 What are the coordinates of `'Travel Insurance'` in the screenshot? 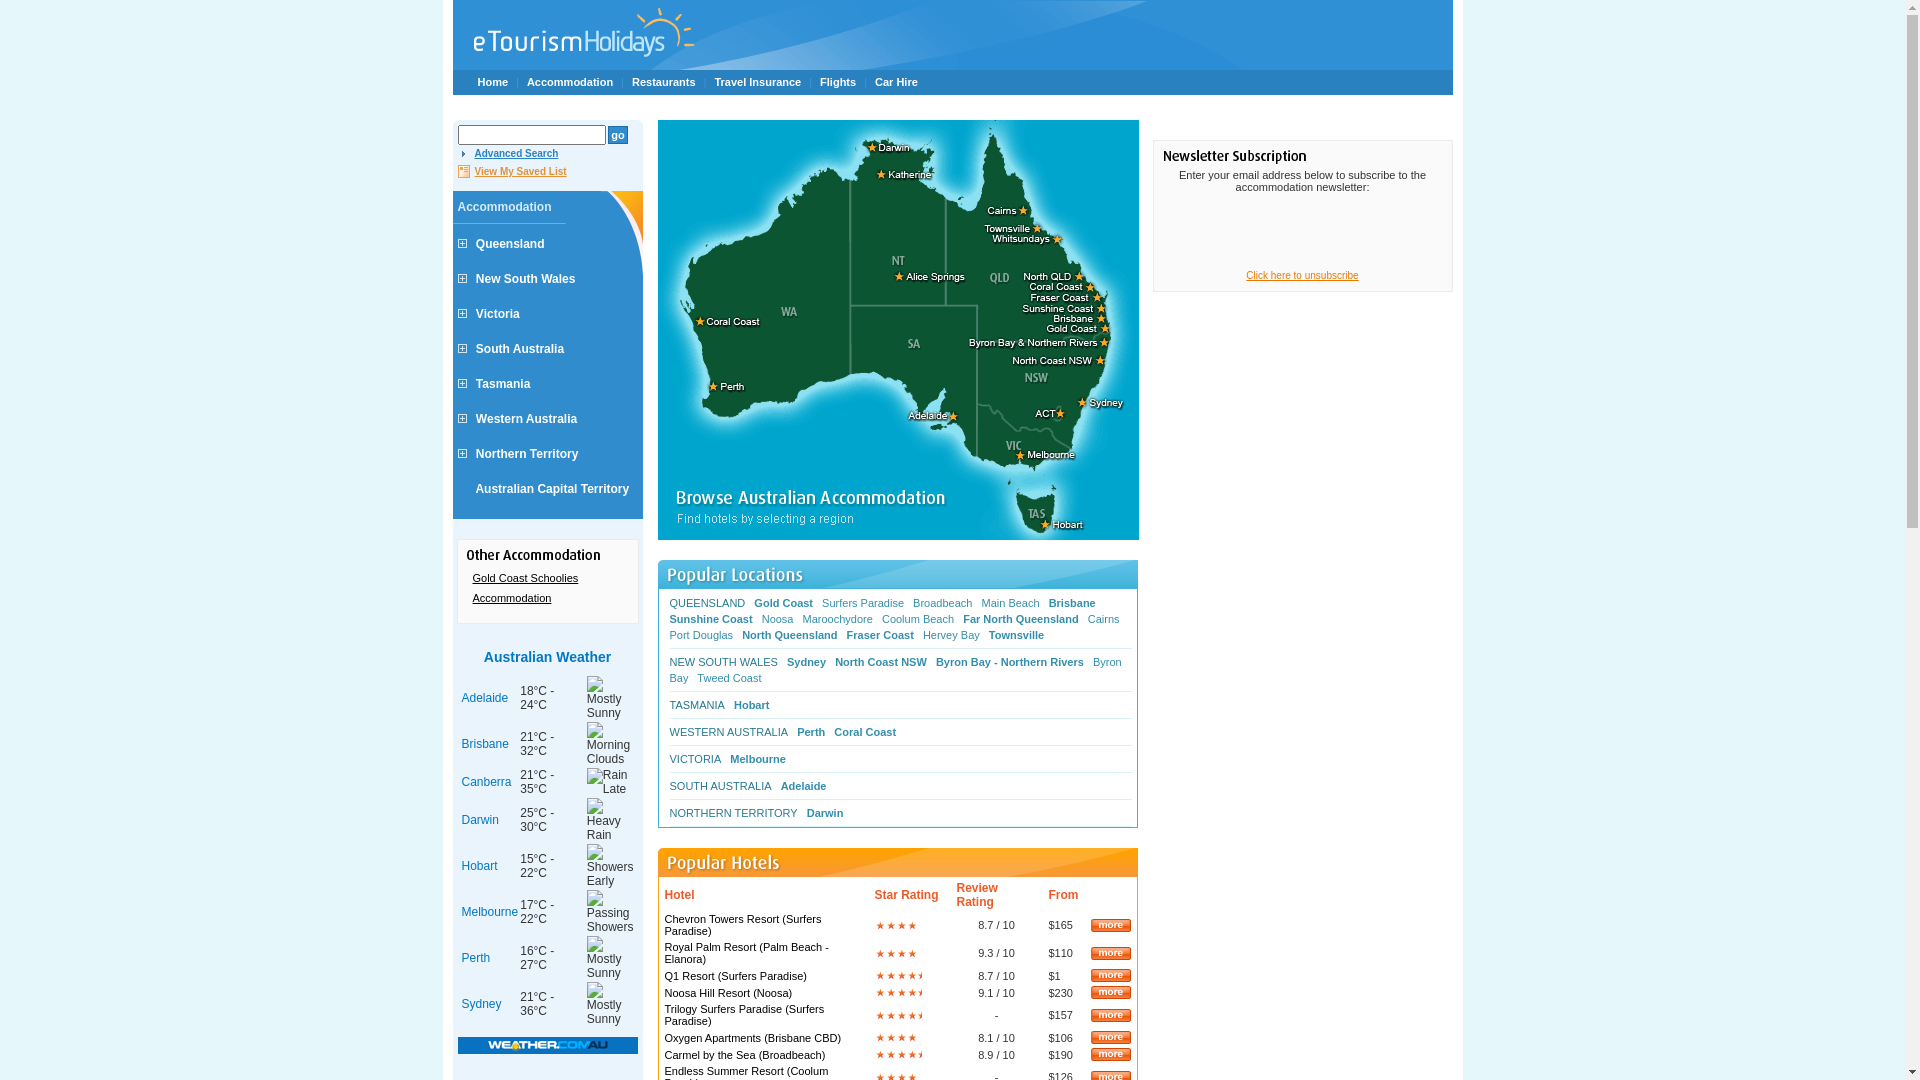 It's located at (756, 81).